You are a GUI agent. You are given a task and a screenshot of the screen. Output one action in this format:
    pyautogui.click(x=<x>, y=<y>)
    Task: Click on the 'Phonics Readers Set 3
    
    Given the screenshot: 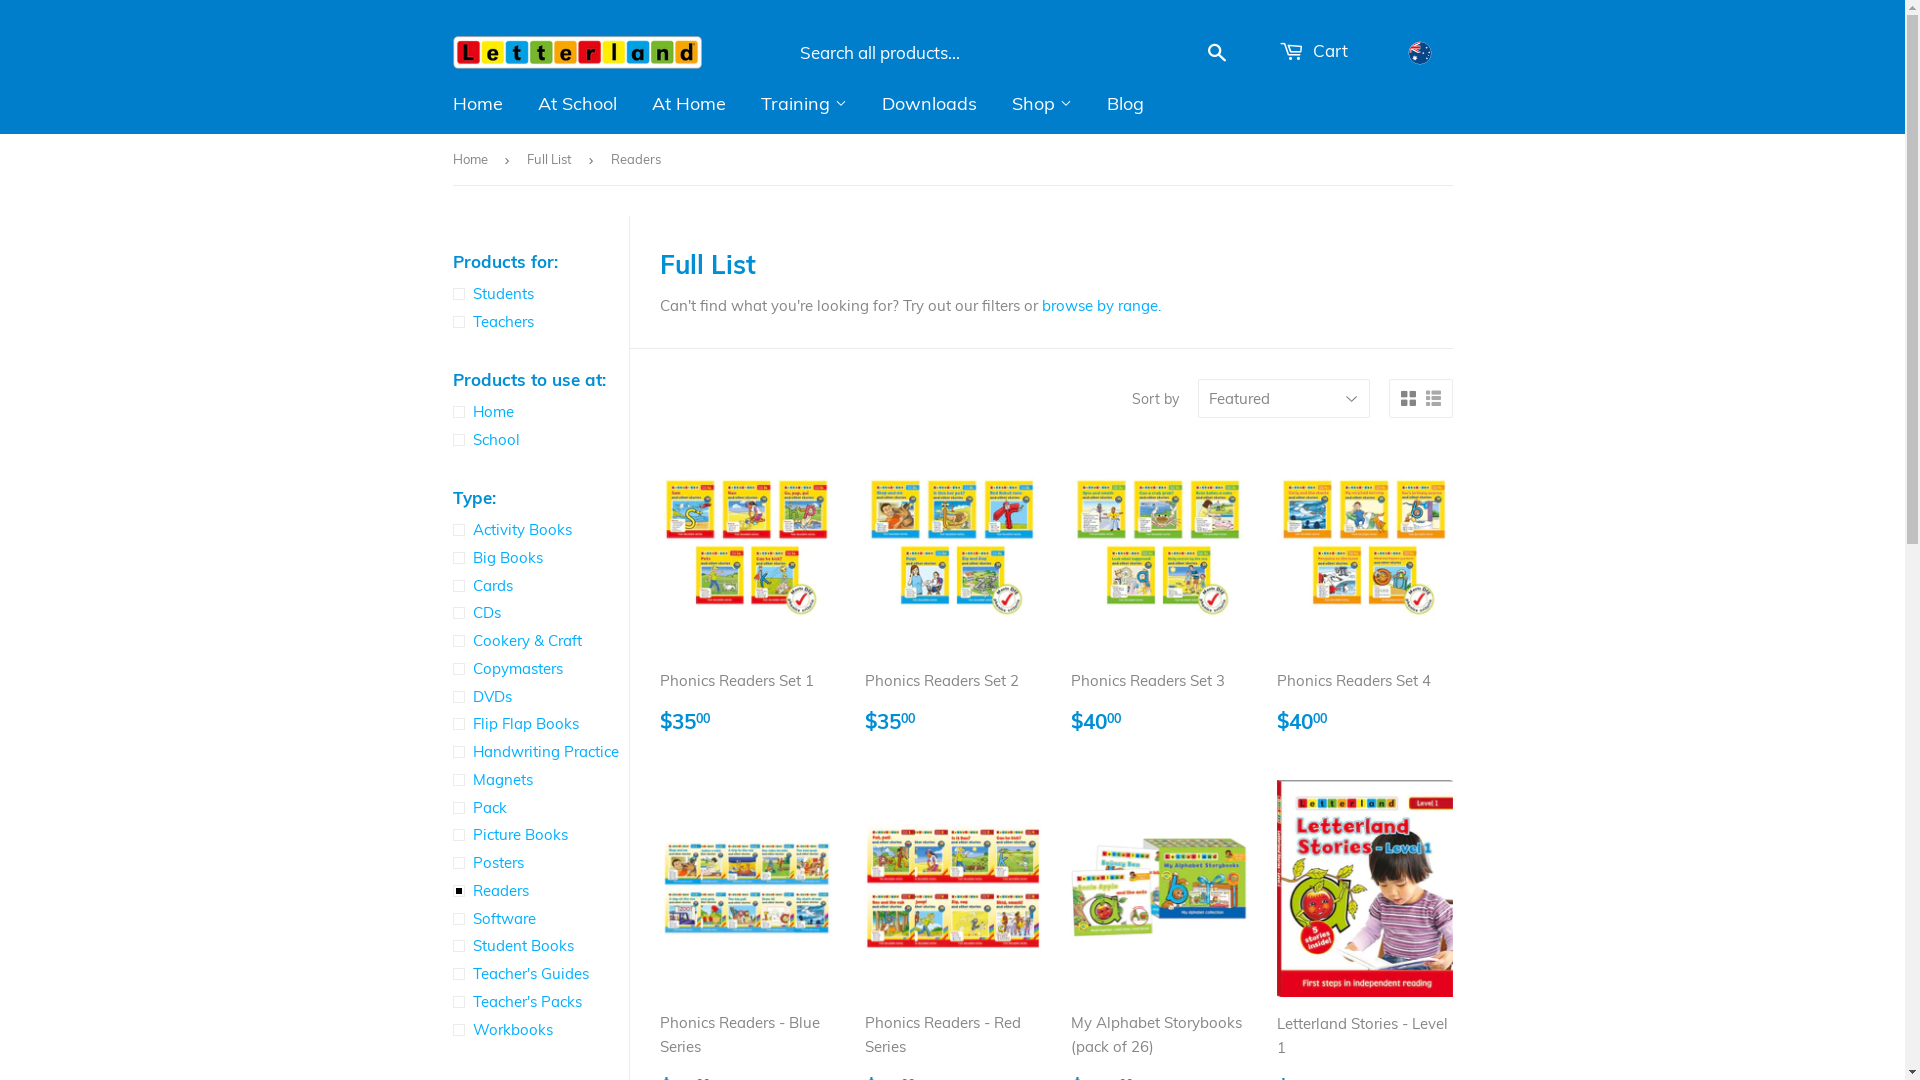 What is the action you would take?
    pyautogui.click(x=1158, y=593)
    